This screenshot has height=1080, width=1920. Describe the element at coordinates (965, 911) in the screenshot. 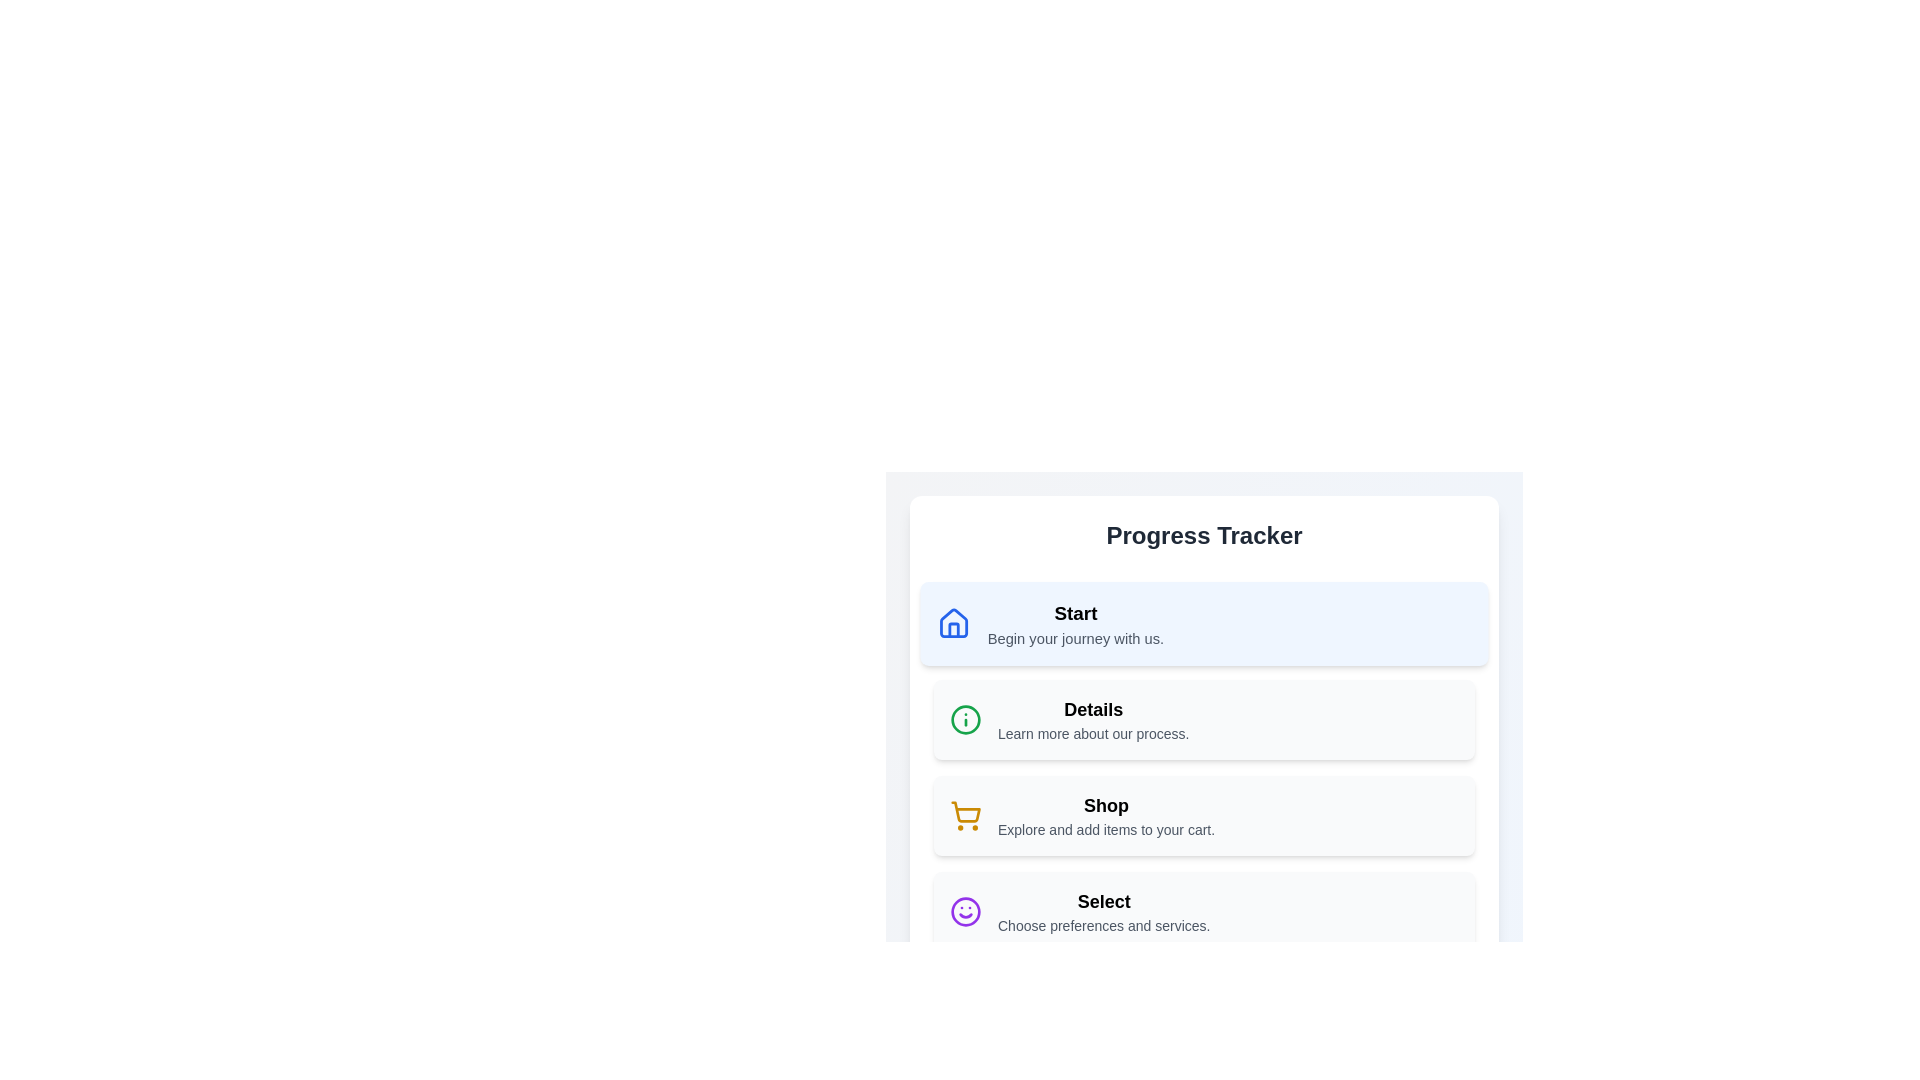

I see `the graphical form of the circular outline within the SVG graphic that represents the 'Select' option in the list` at that location.